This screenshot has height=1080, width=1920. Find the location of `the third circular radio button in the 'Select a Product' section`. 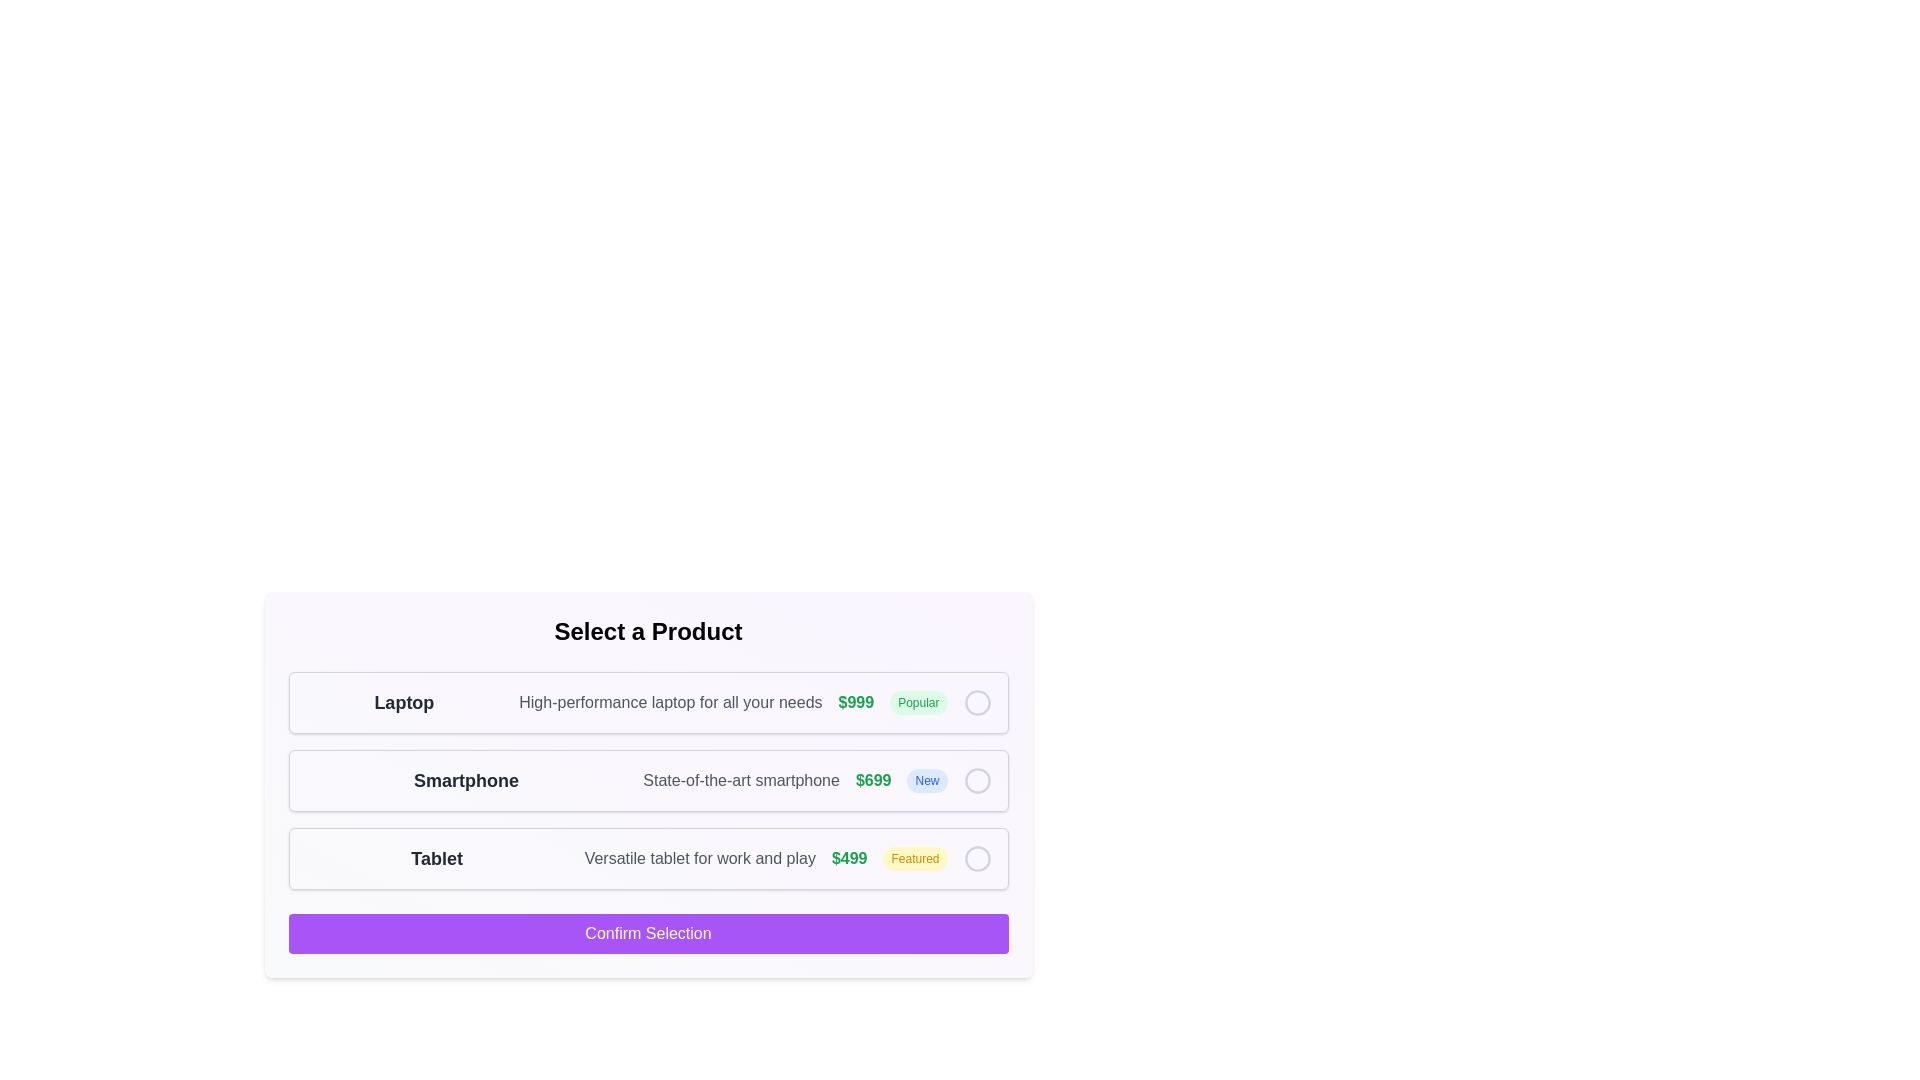

the third circular radio button in the 'Select a Product' section is located at coordinates (977, 858).